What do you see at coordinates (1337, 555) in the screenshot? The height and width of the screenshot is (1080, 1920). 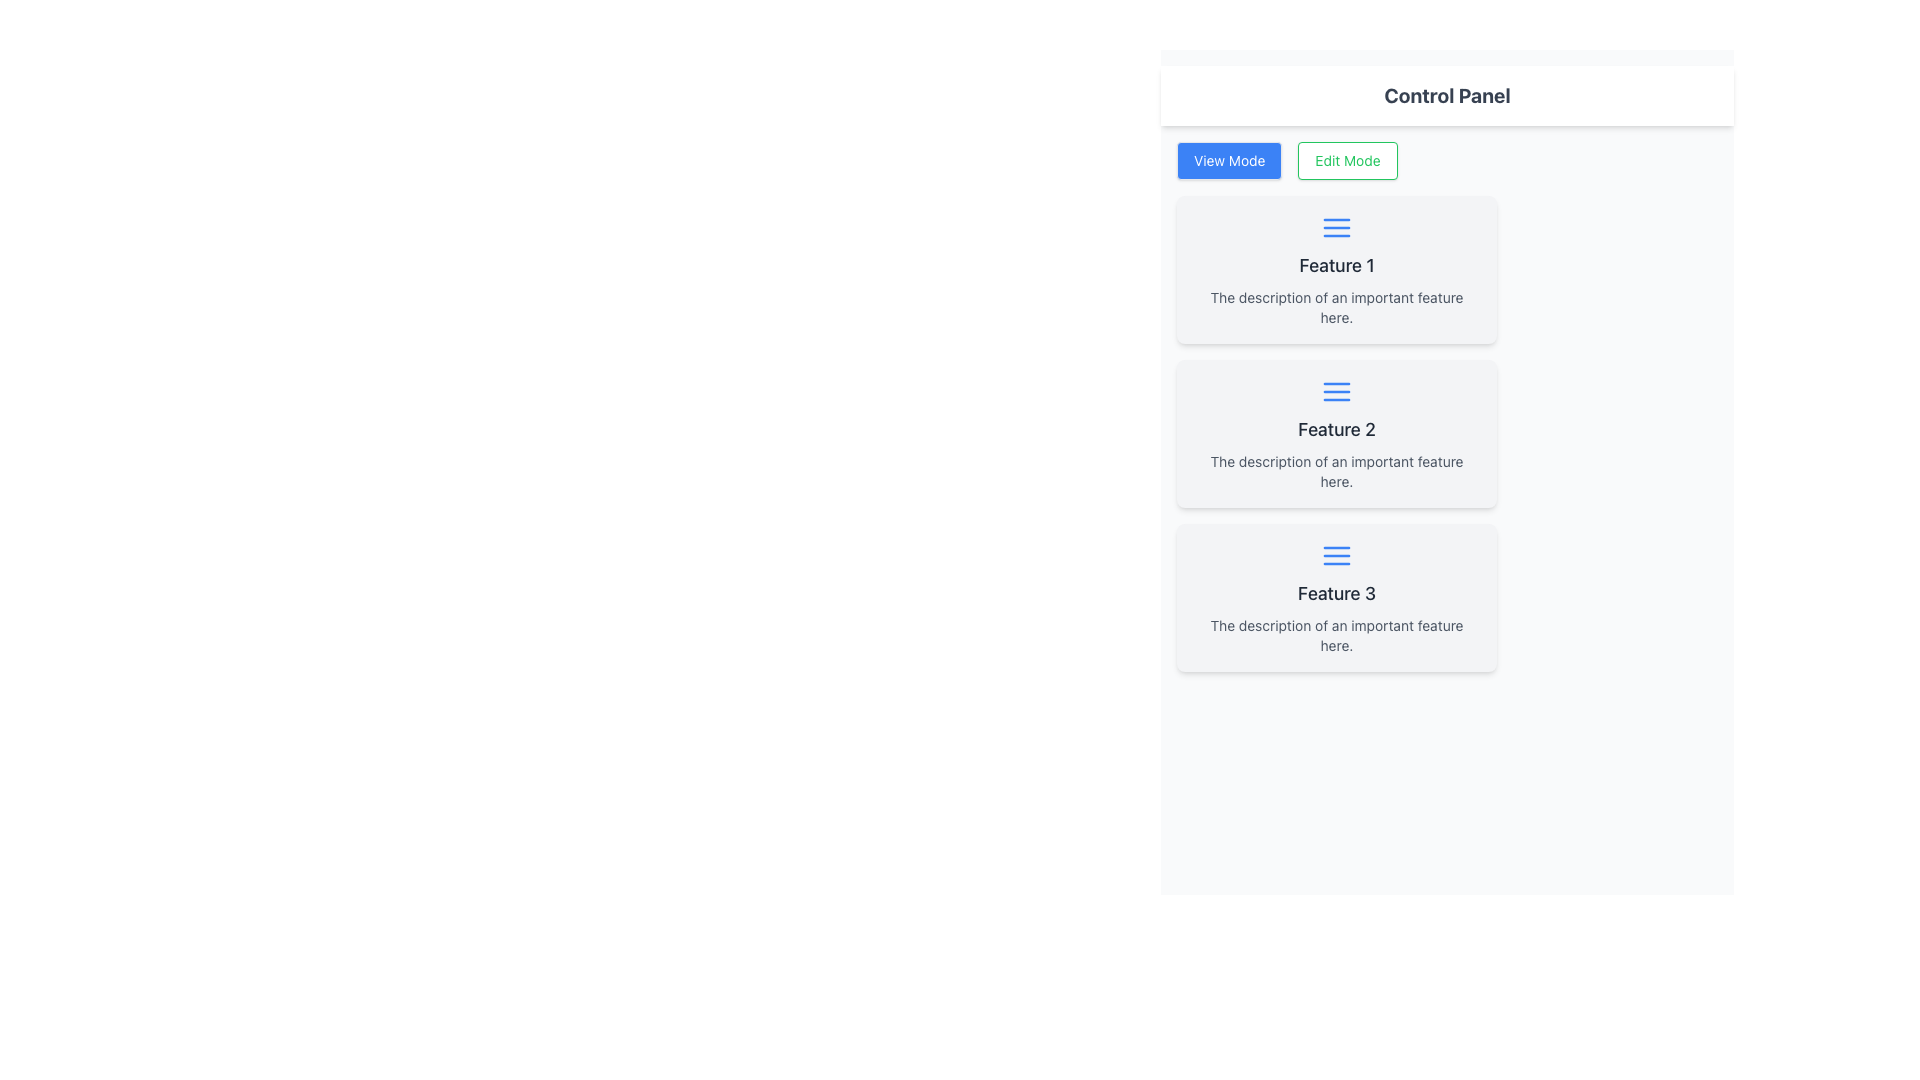 I see `the small blue three-line icon resembling a menu symbol, located at the top center of the card labeled 'Feature 3'` at bounding box center [1337, 555].